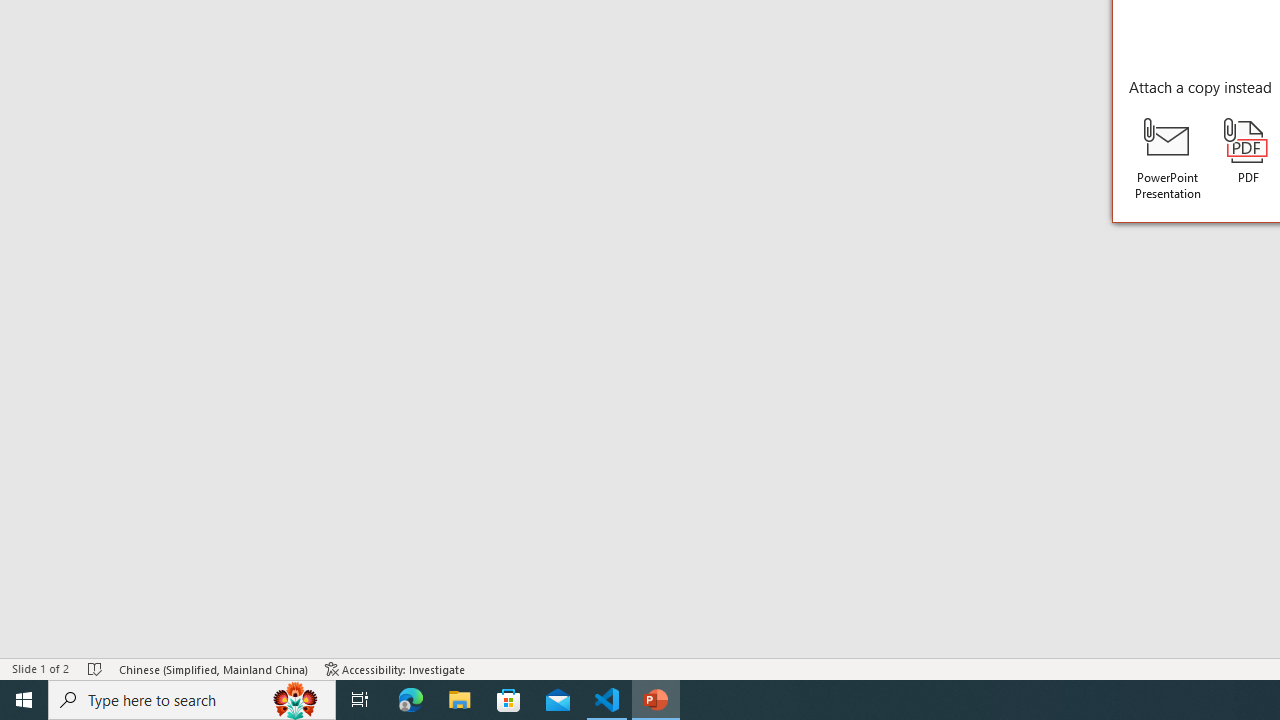 The image size is (1280, 720). I want to click on 'PDF', so click(1247, 150).